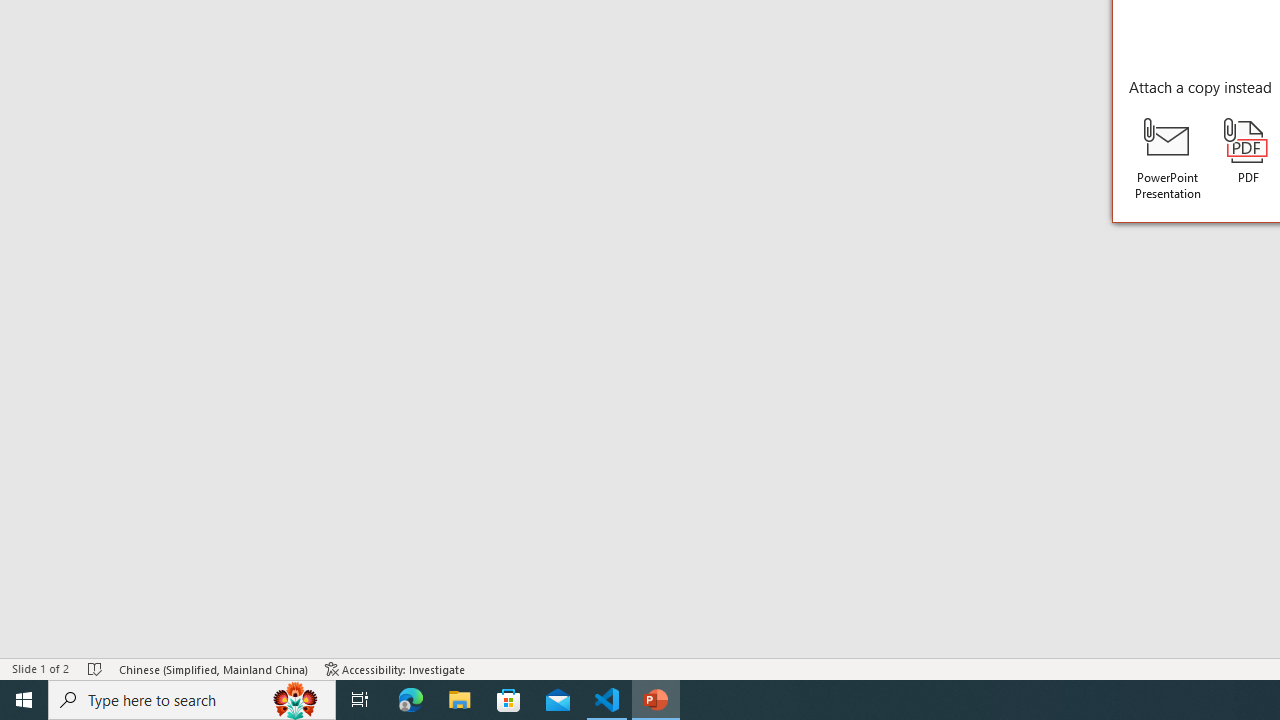 The image size is (1280, 720). I want to click on 'PDF', so click(1247, 150).